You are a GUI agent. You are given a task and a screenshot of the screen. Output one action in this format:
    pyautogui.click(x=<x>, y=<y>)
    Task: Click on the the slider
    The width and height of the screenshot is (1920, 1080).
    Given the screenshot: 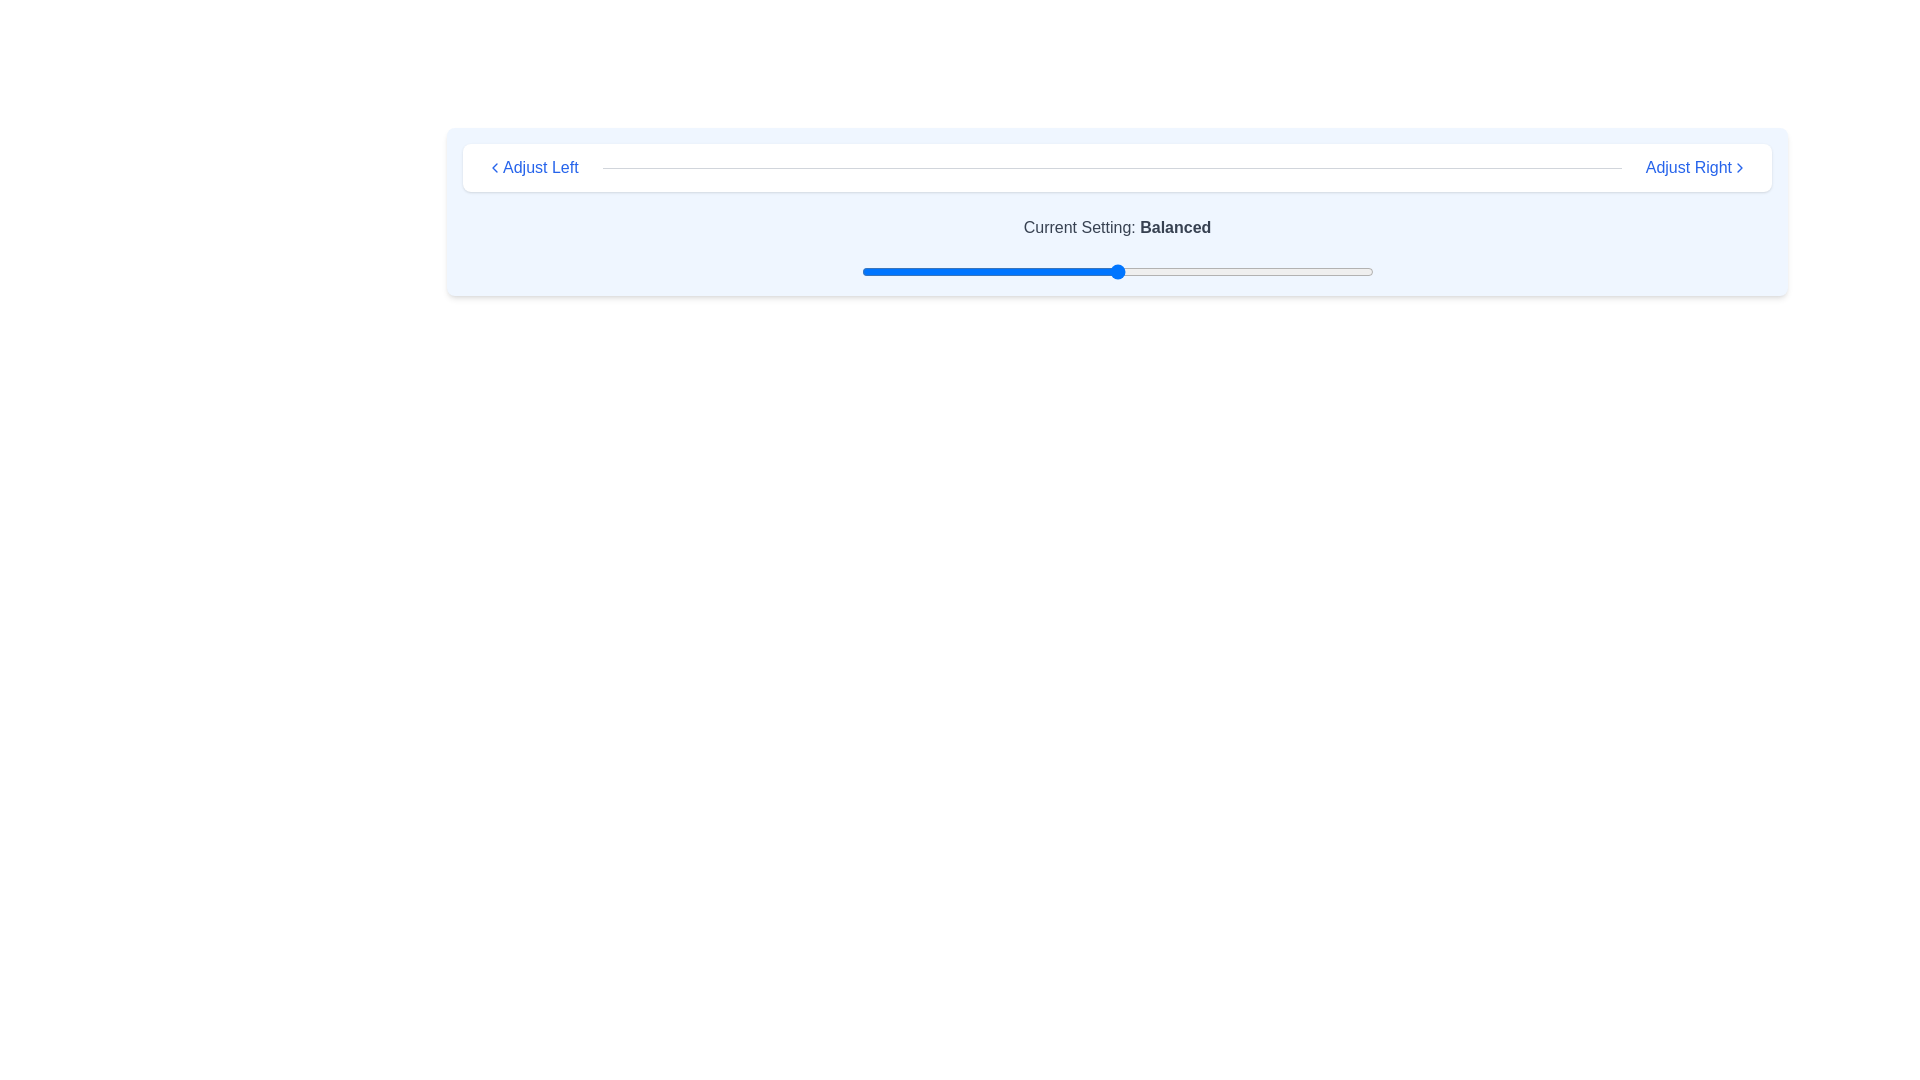 What is the action you would take?
    pyautogui.click(x=1275, y=272)
    